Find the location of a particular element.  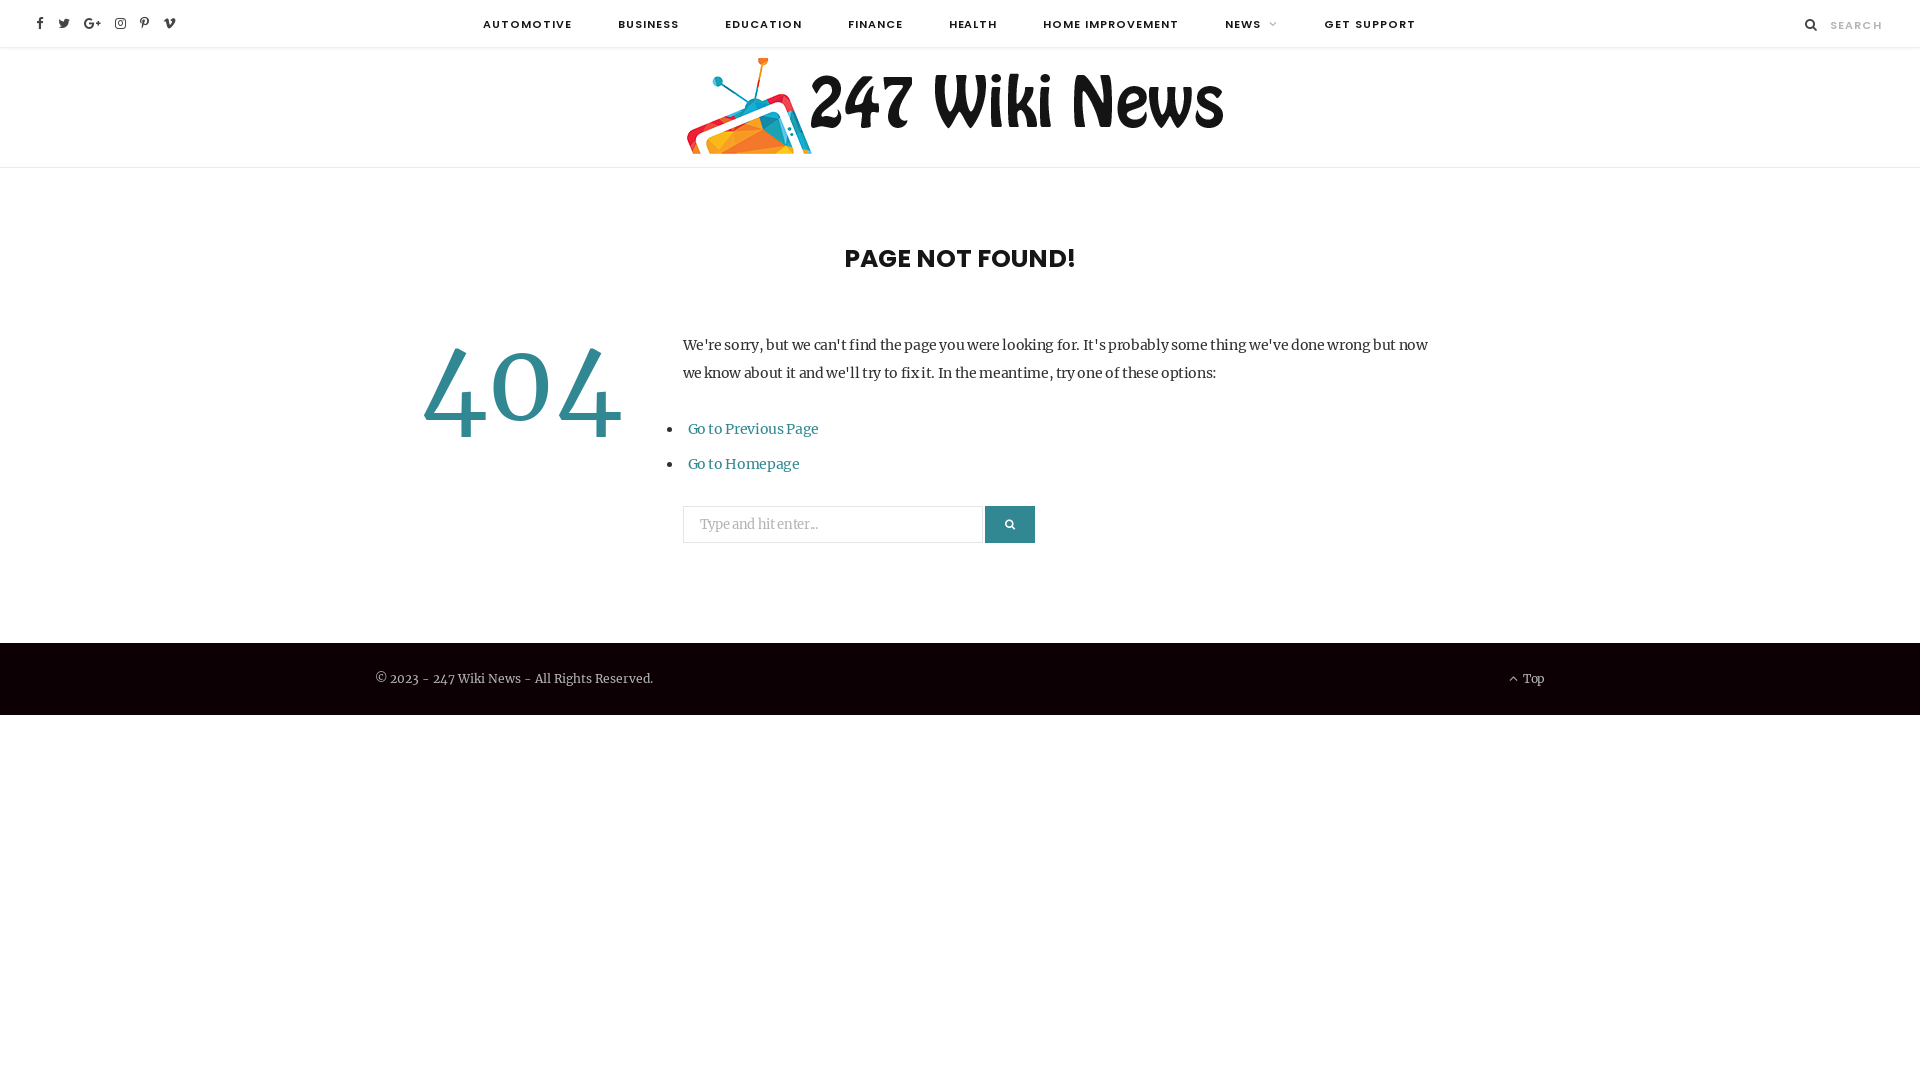

'AUTOMOTIVE' is located at coordinates (527, 23).